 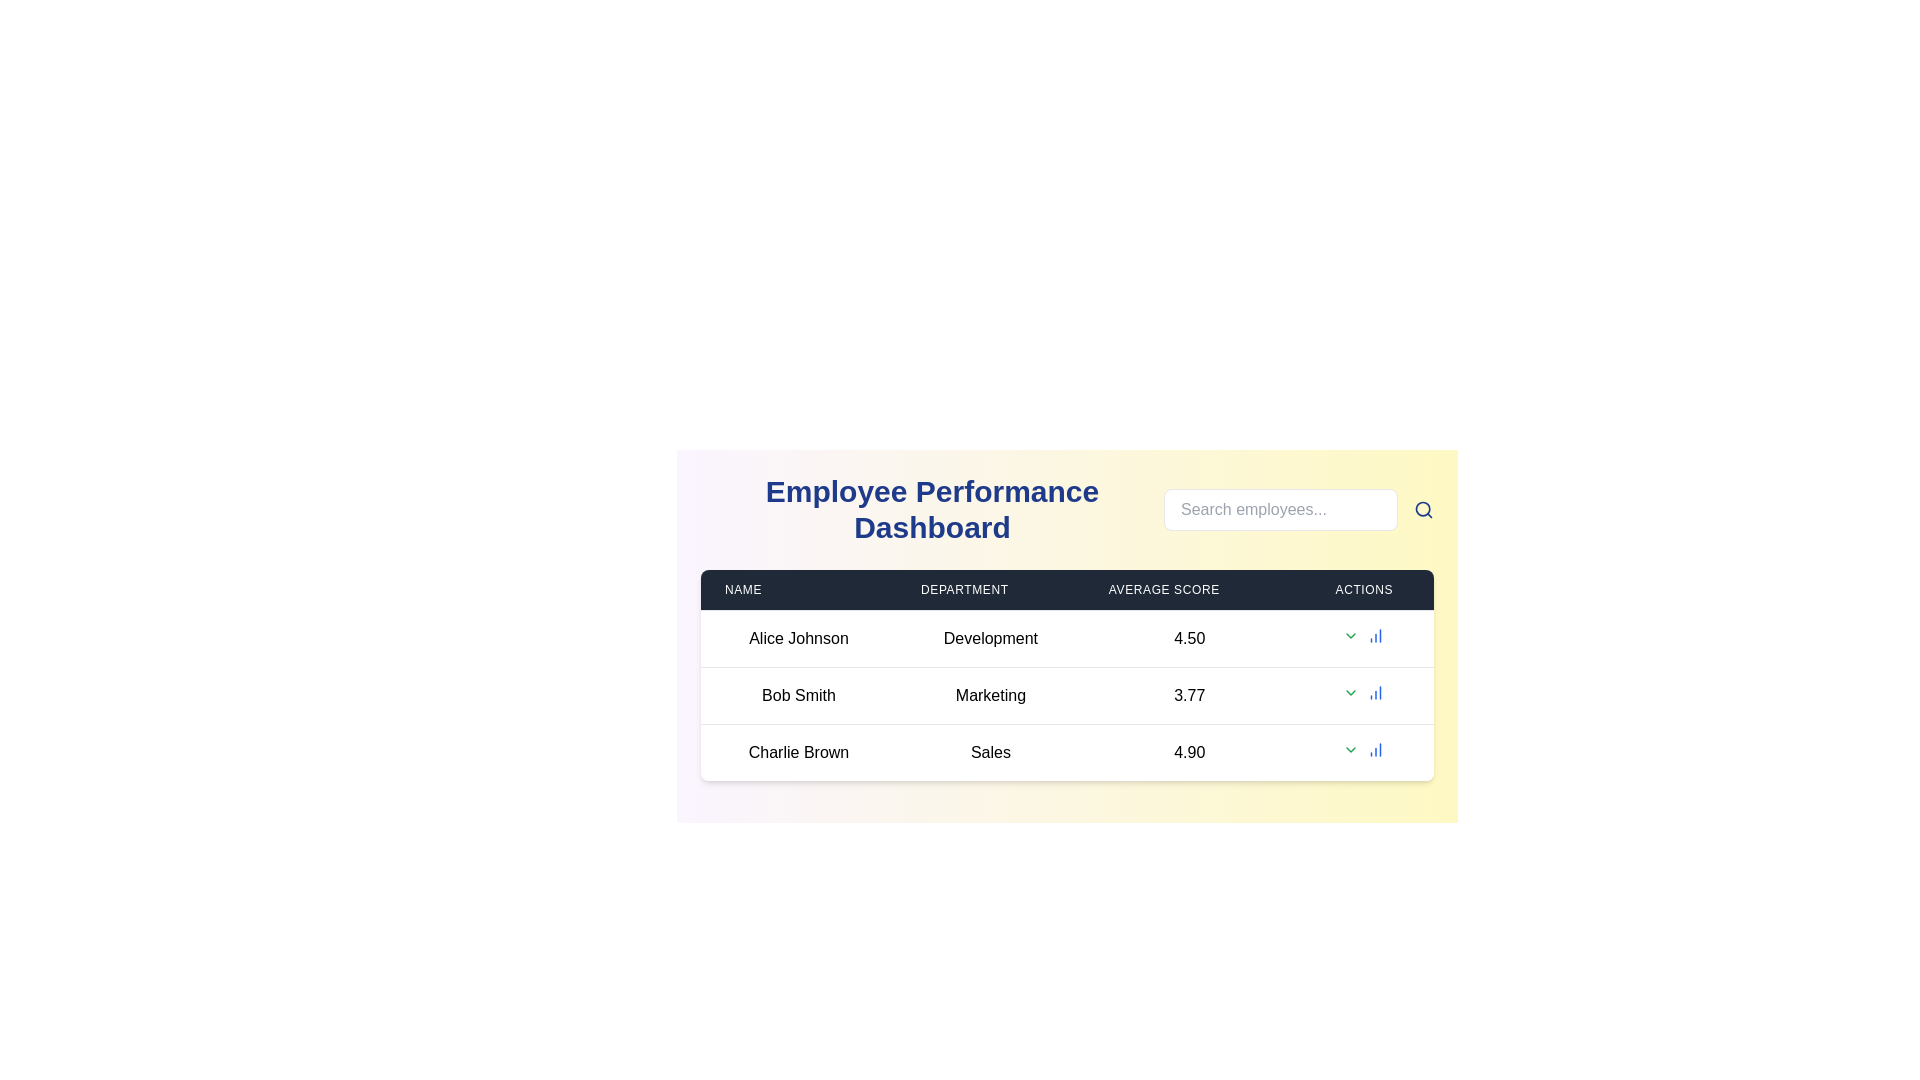 What do you see at coordinates (1351, 692) in the screenshot?
I see `the chevron-down icon in the second row of the table under the 'Actions' column` at bounding box center [1351, 692].